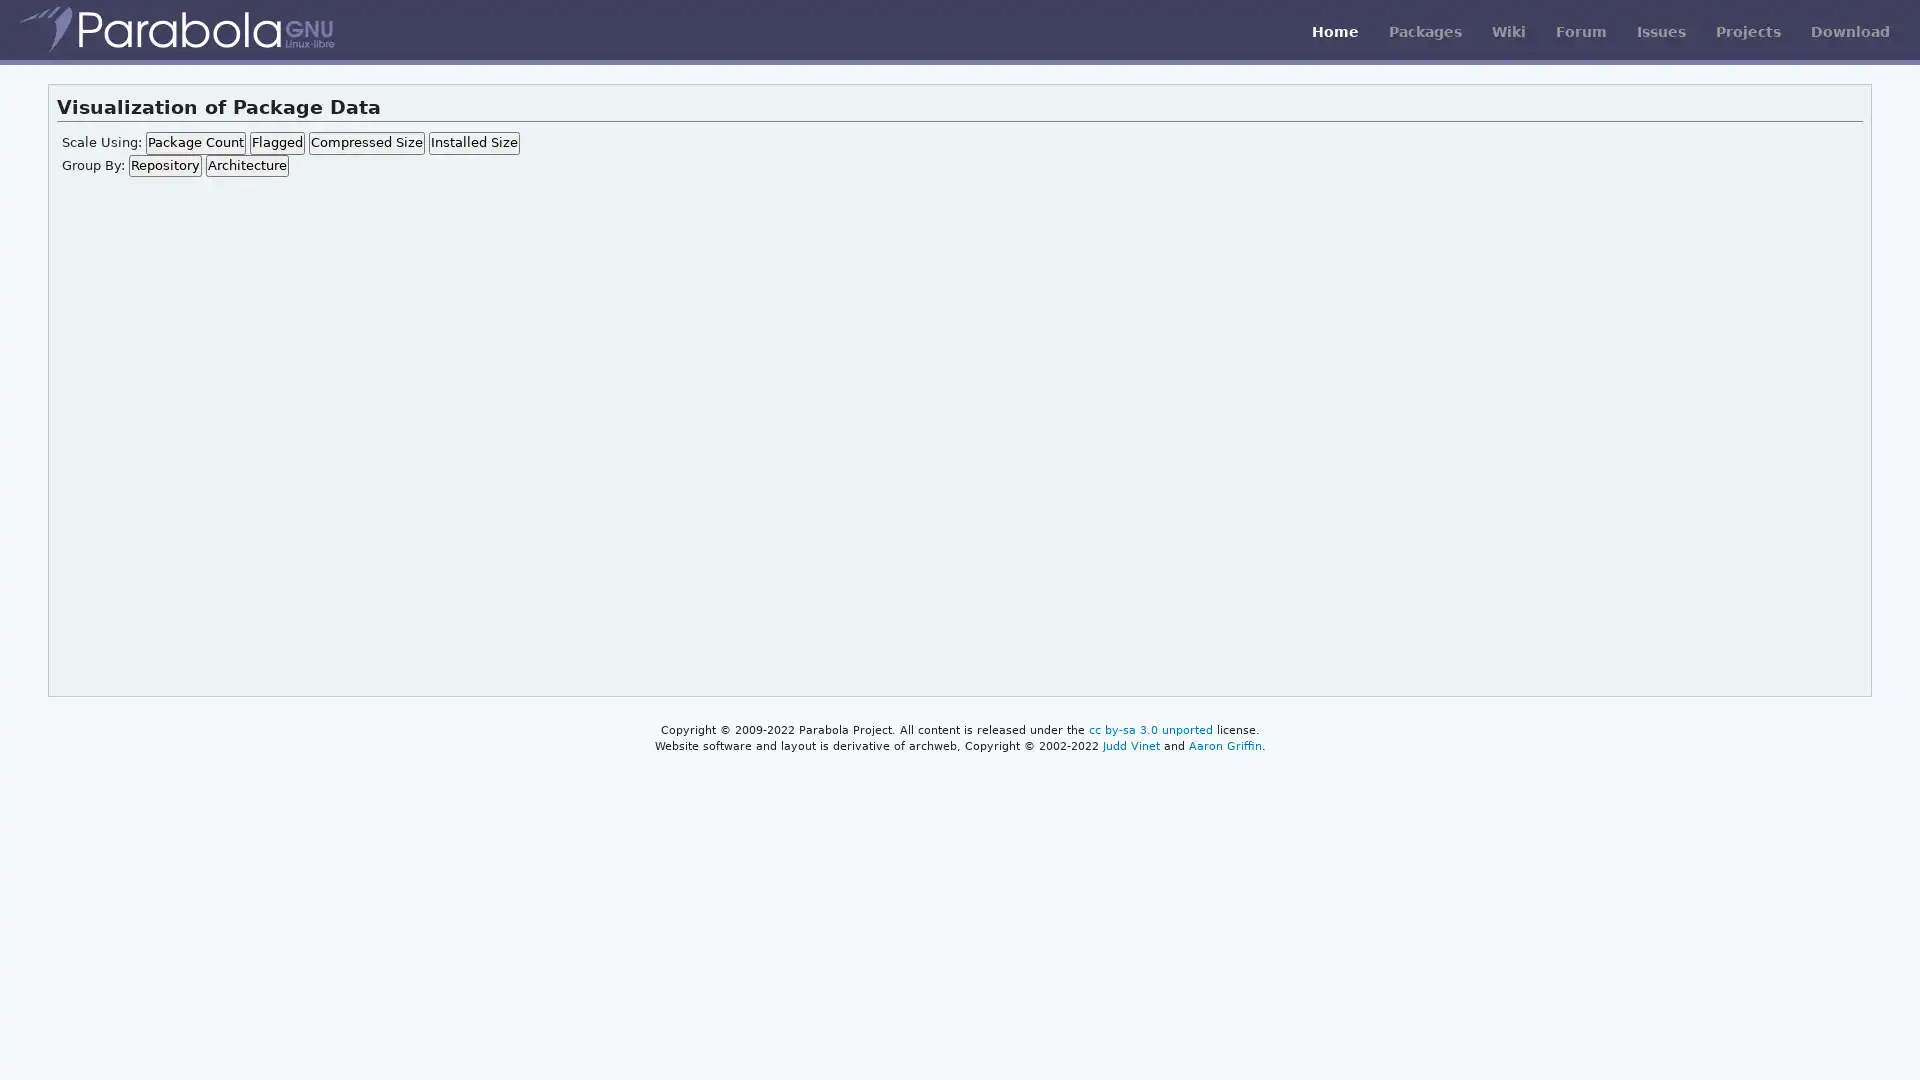 The height and width of the screenshot is (1080, 1920). What do you see at coordinates (365, 141) in the screenshot?
I see `Compressed Size` at bounding box center [365, 141].